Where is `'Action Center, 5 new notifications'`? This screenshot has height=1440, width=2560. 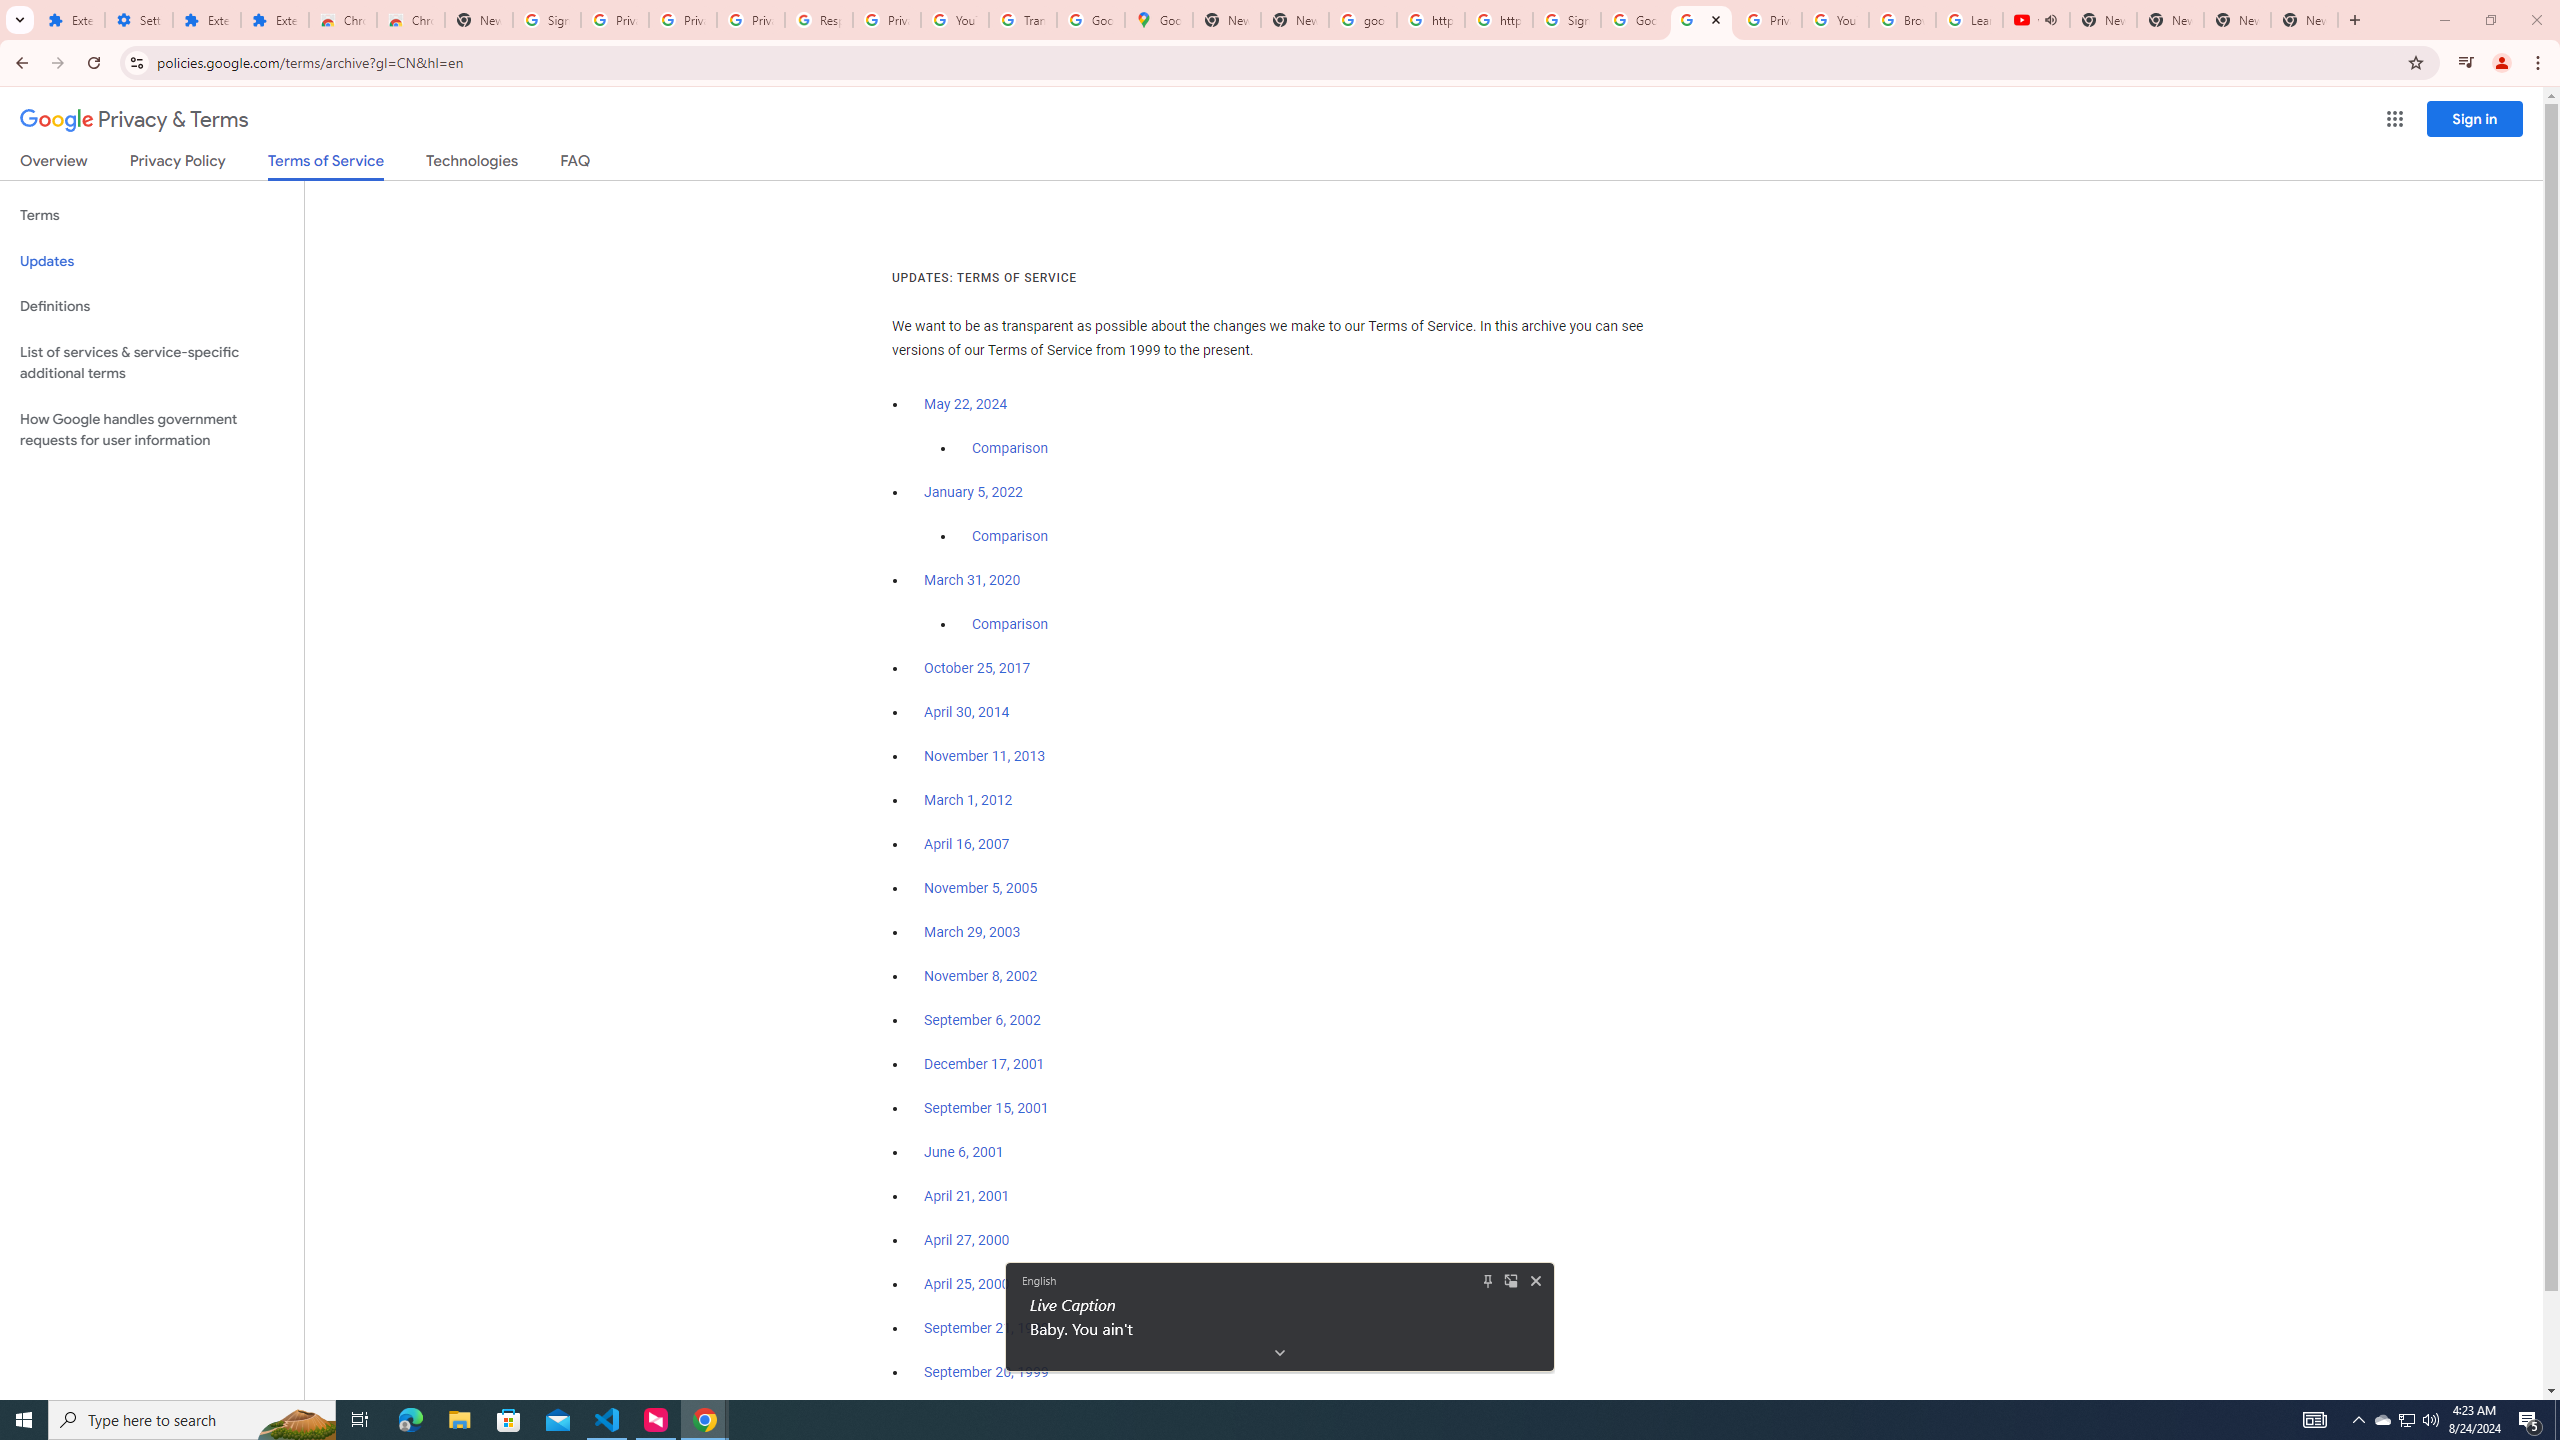 'Action Center, 5 new notifications' is located at coordinates (2530, 1418).